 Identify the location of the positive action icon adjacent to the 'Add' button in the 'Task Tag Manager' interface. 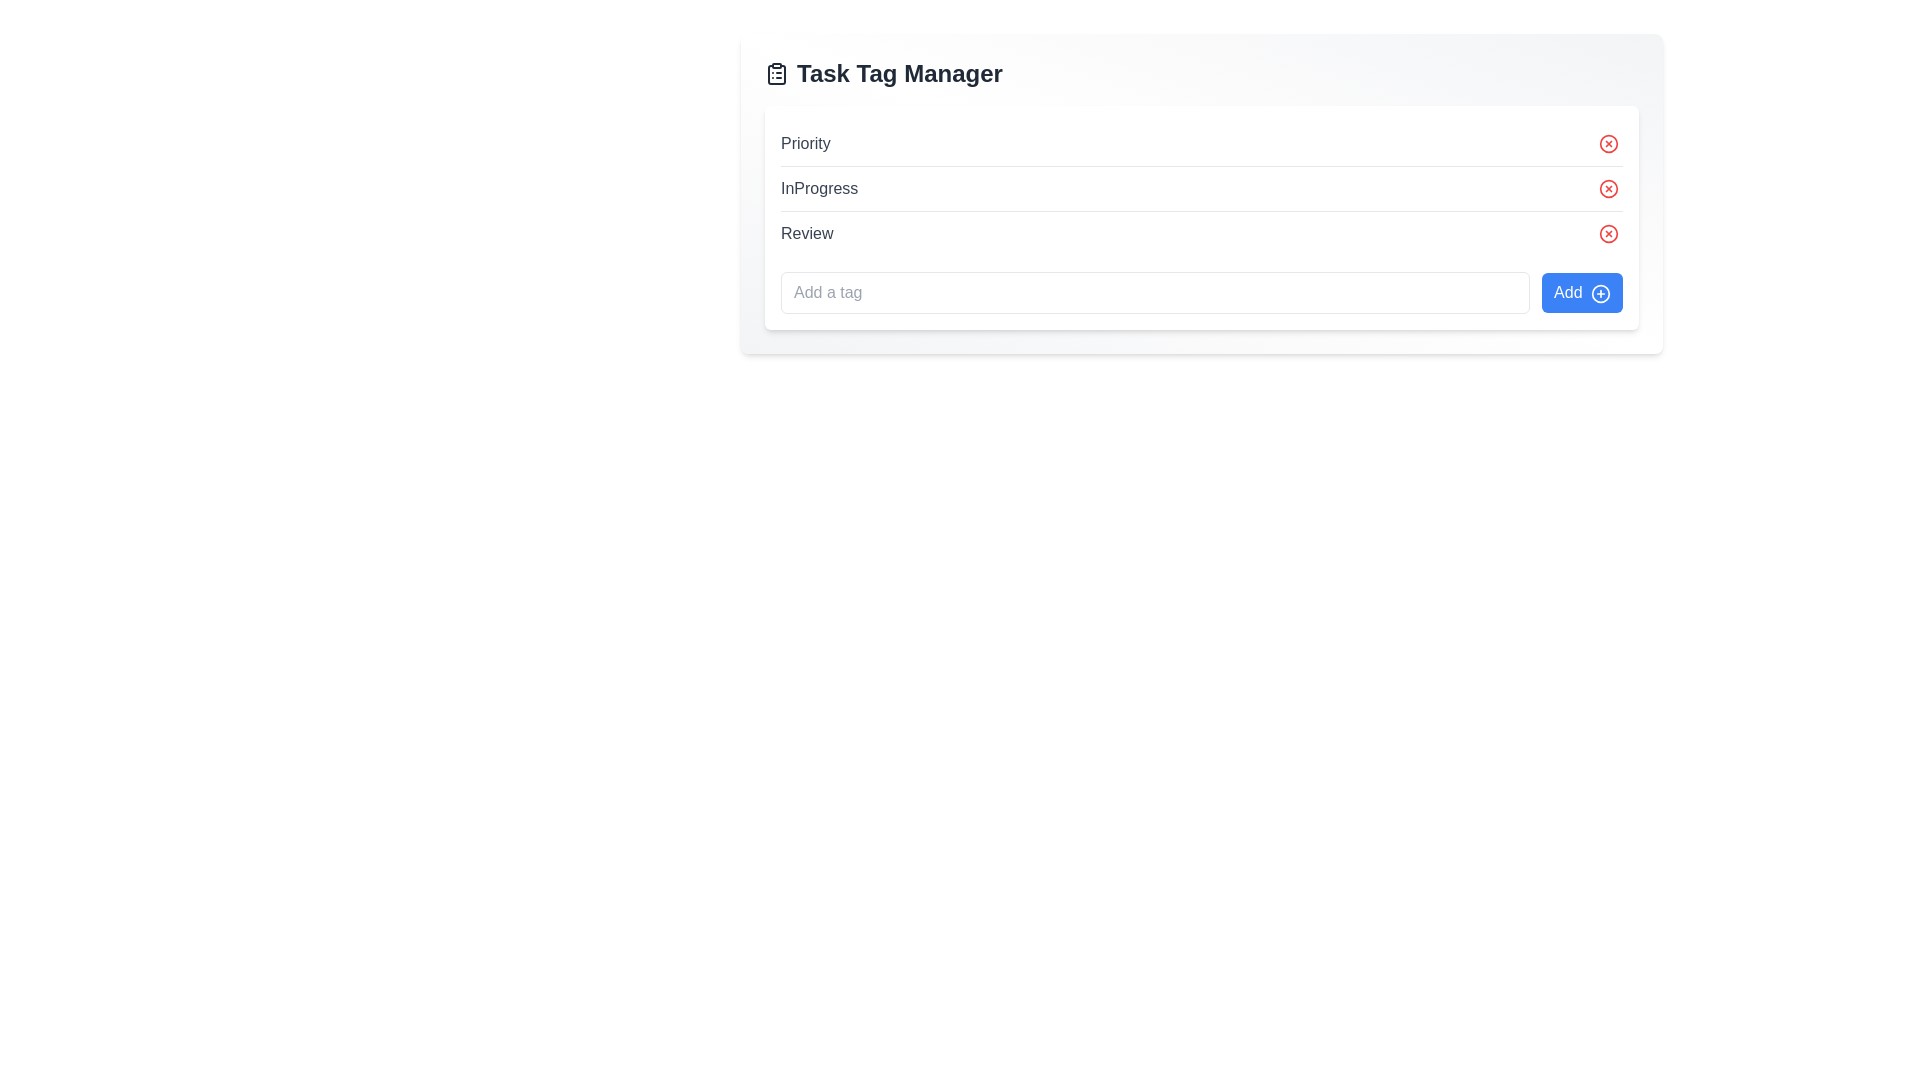
(1601, 293).